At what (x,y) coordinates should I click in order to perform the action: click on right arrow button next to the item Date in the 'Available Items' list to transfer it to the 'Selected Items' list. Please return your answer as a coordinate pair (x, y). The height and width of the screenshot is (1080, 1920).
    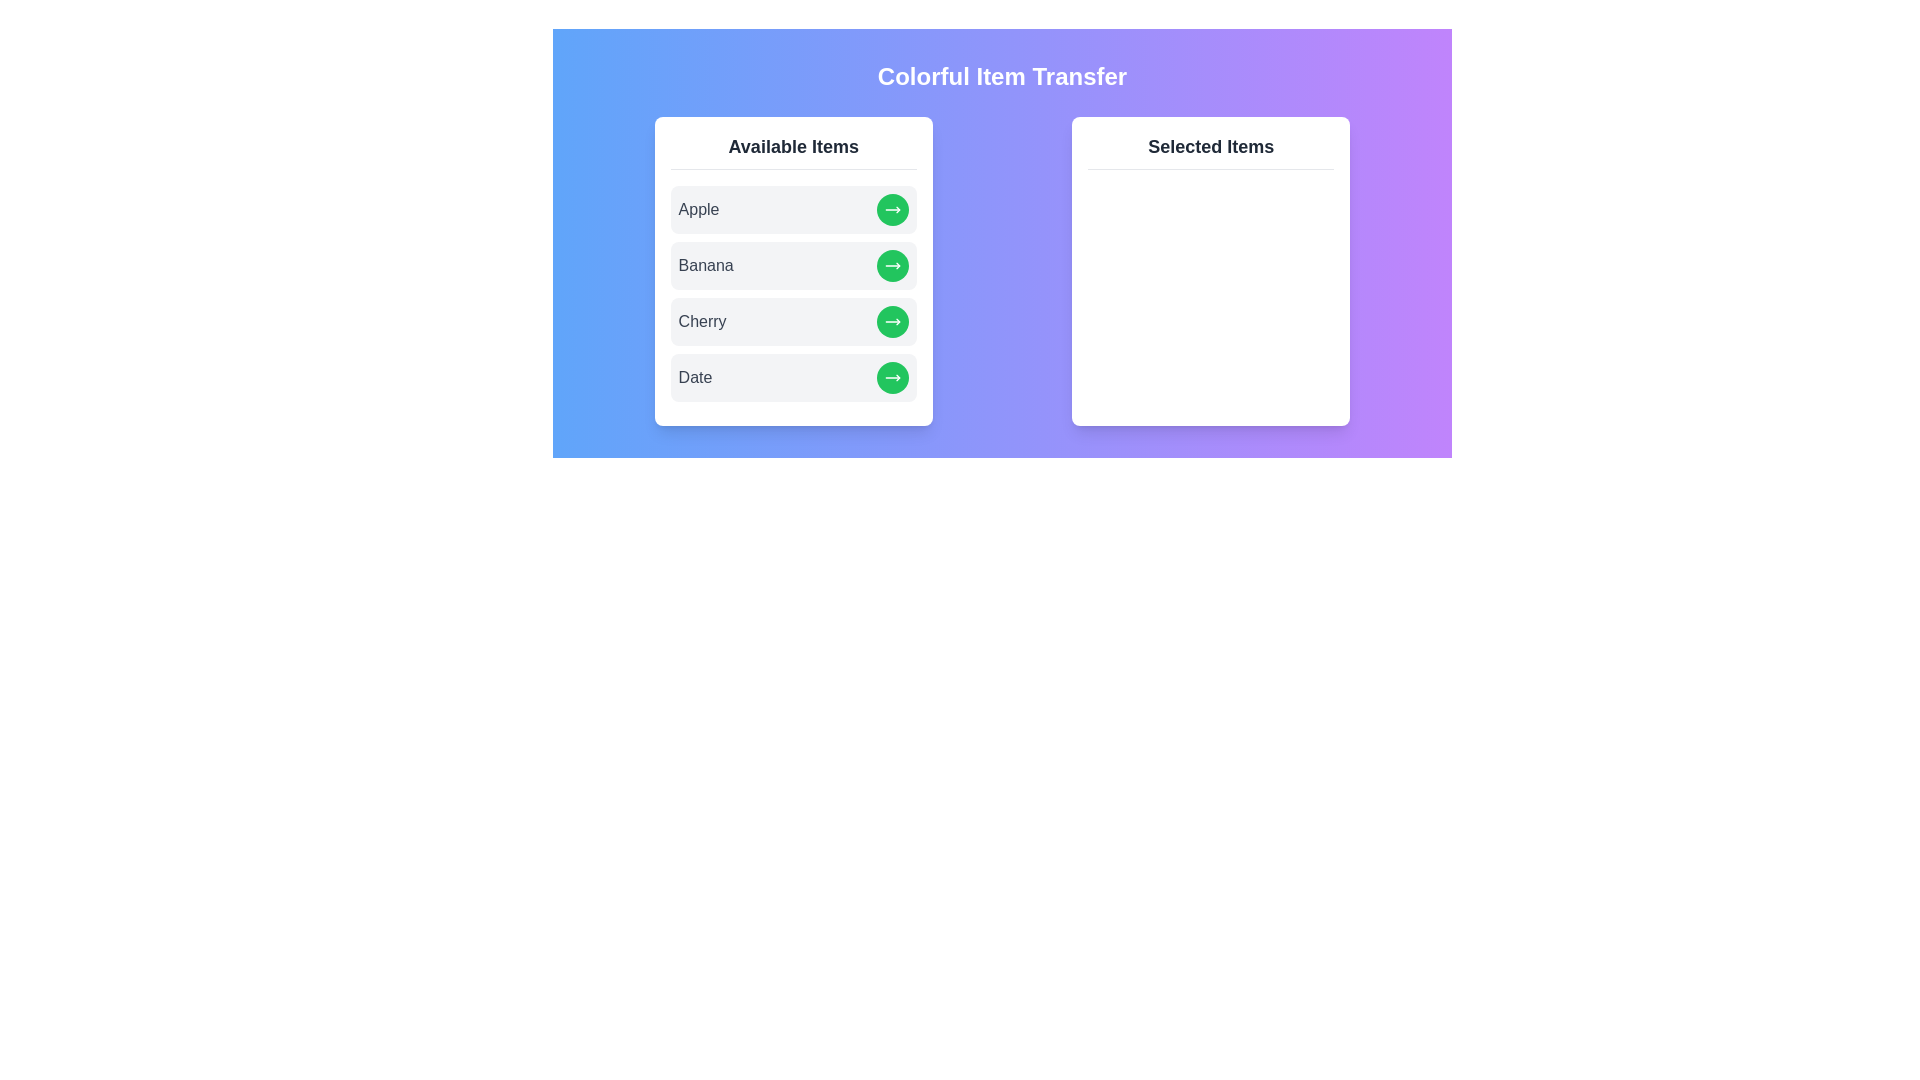
    Looking at the image, I should click on (891, 378).